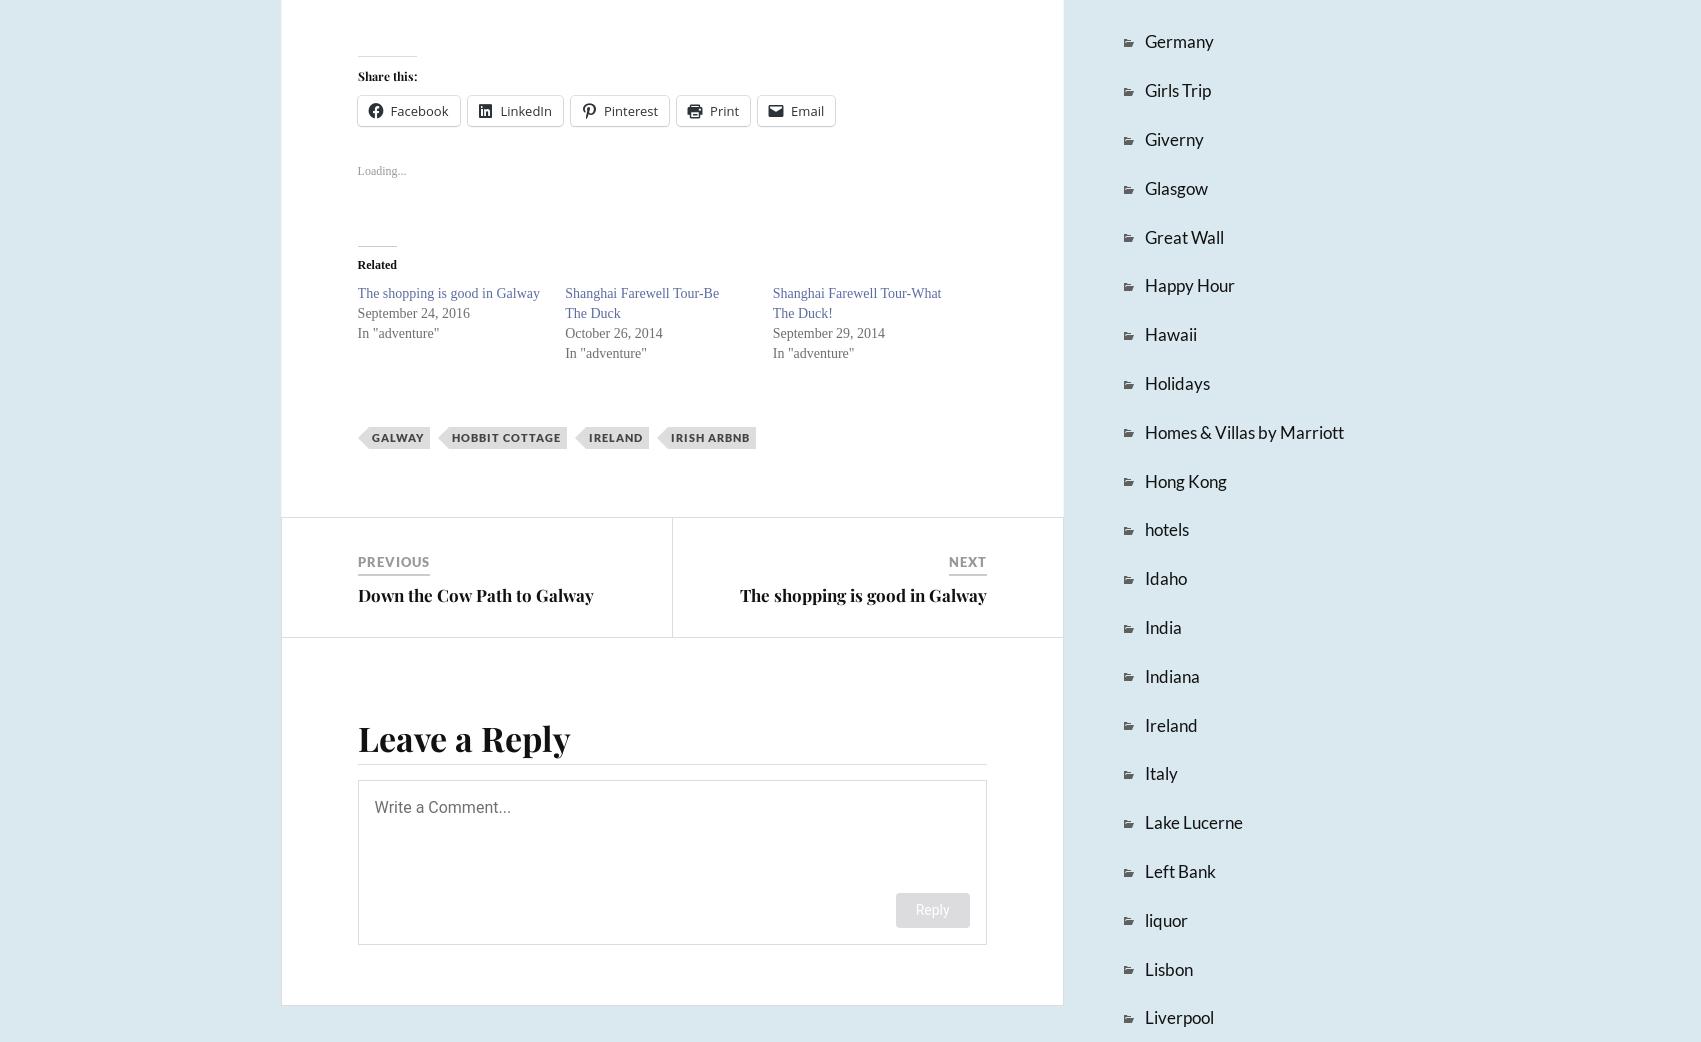  I want to click on 'Germany', so click(1142, 40).